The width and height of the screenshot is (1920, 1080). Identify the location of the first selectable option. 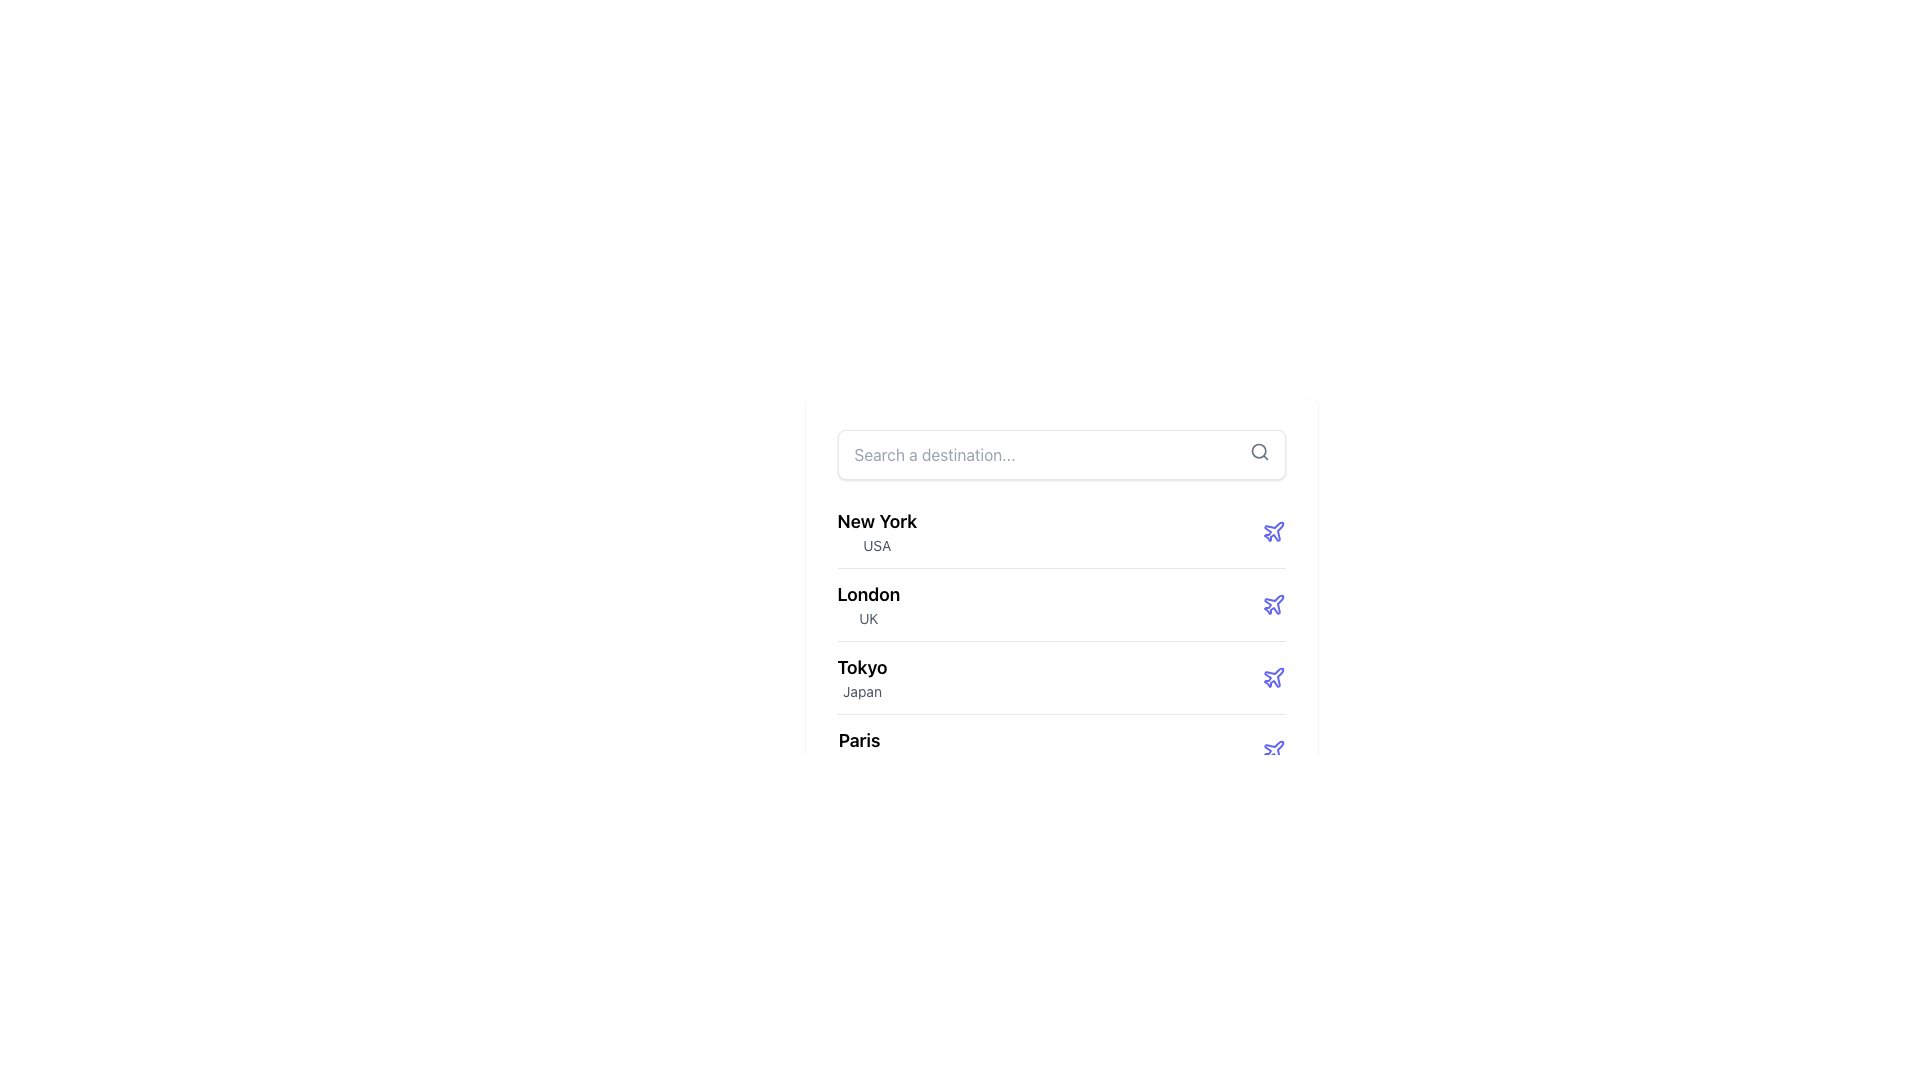
(1060, 531).